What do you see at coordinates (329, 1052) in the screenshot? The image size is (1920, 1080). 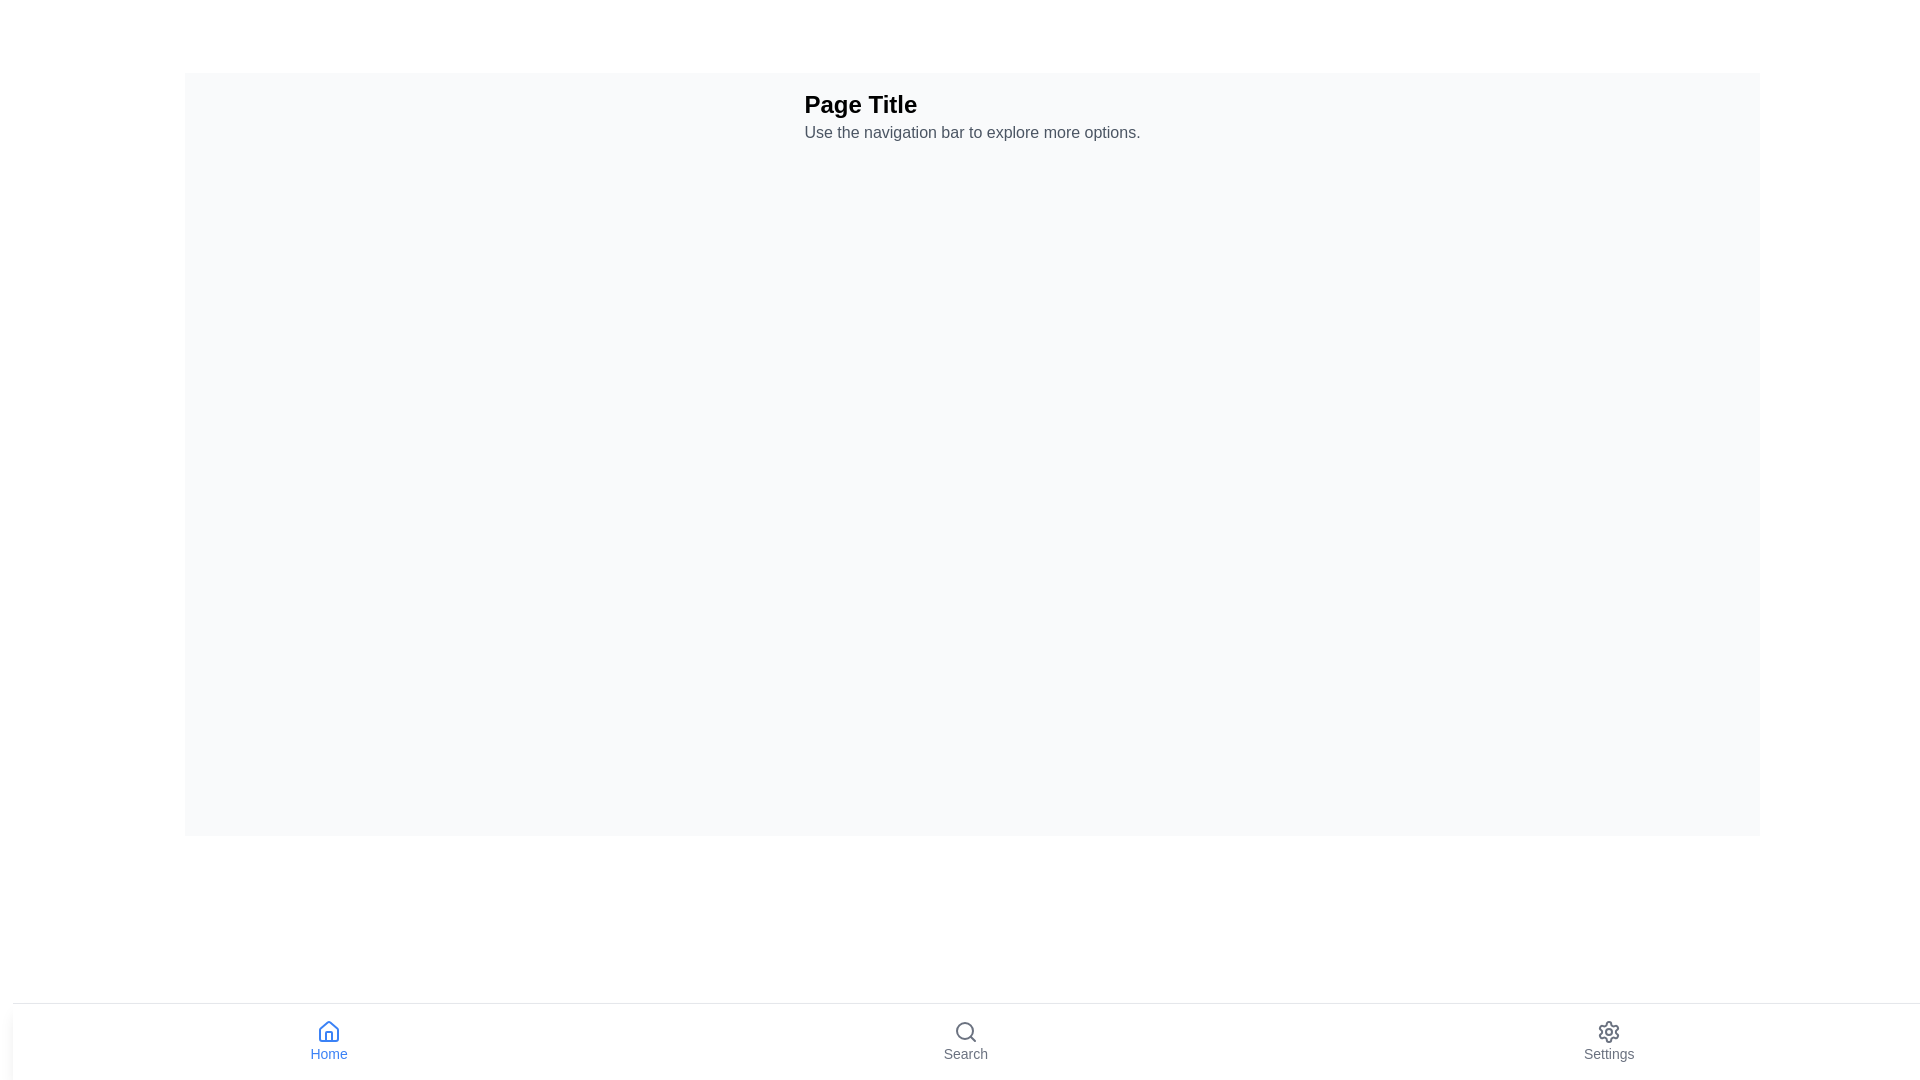 I see `the 'Home' text label element, which is styled in blue and located at the bottom of the interface, beneath a house icon` at bounding box center [329, 1052].